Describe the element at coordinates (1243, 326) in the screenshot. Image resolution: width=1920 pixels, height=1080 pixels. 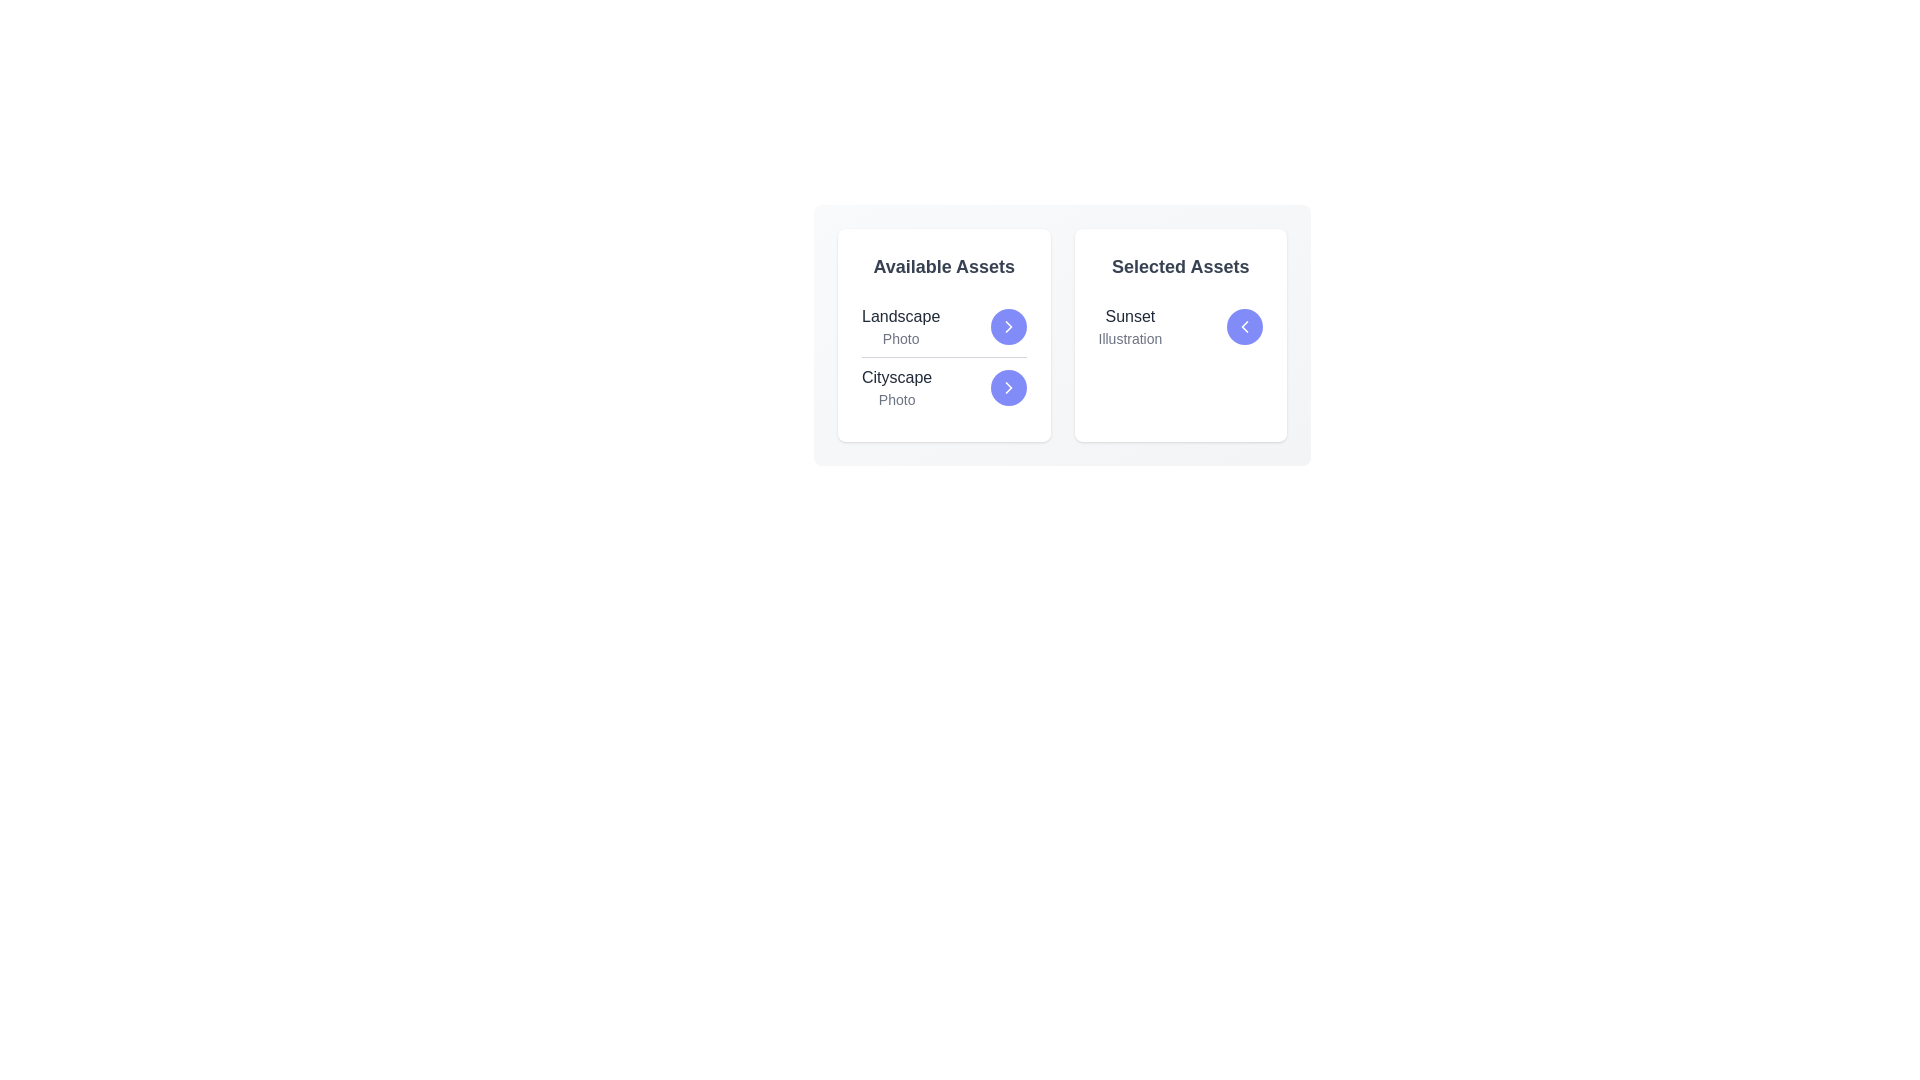
I see `left arrow button next to the 'Sunset' asset in the 'Selected Assets' list` at that location.